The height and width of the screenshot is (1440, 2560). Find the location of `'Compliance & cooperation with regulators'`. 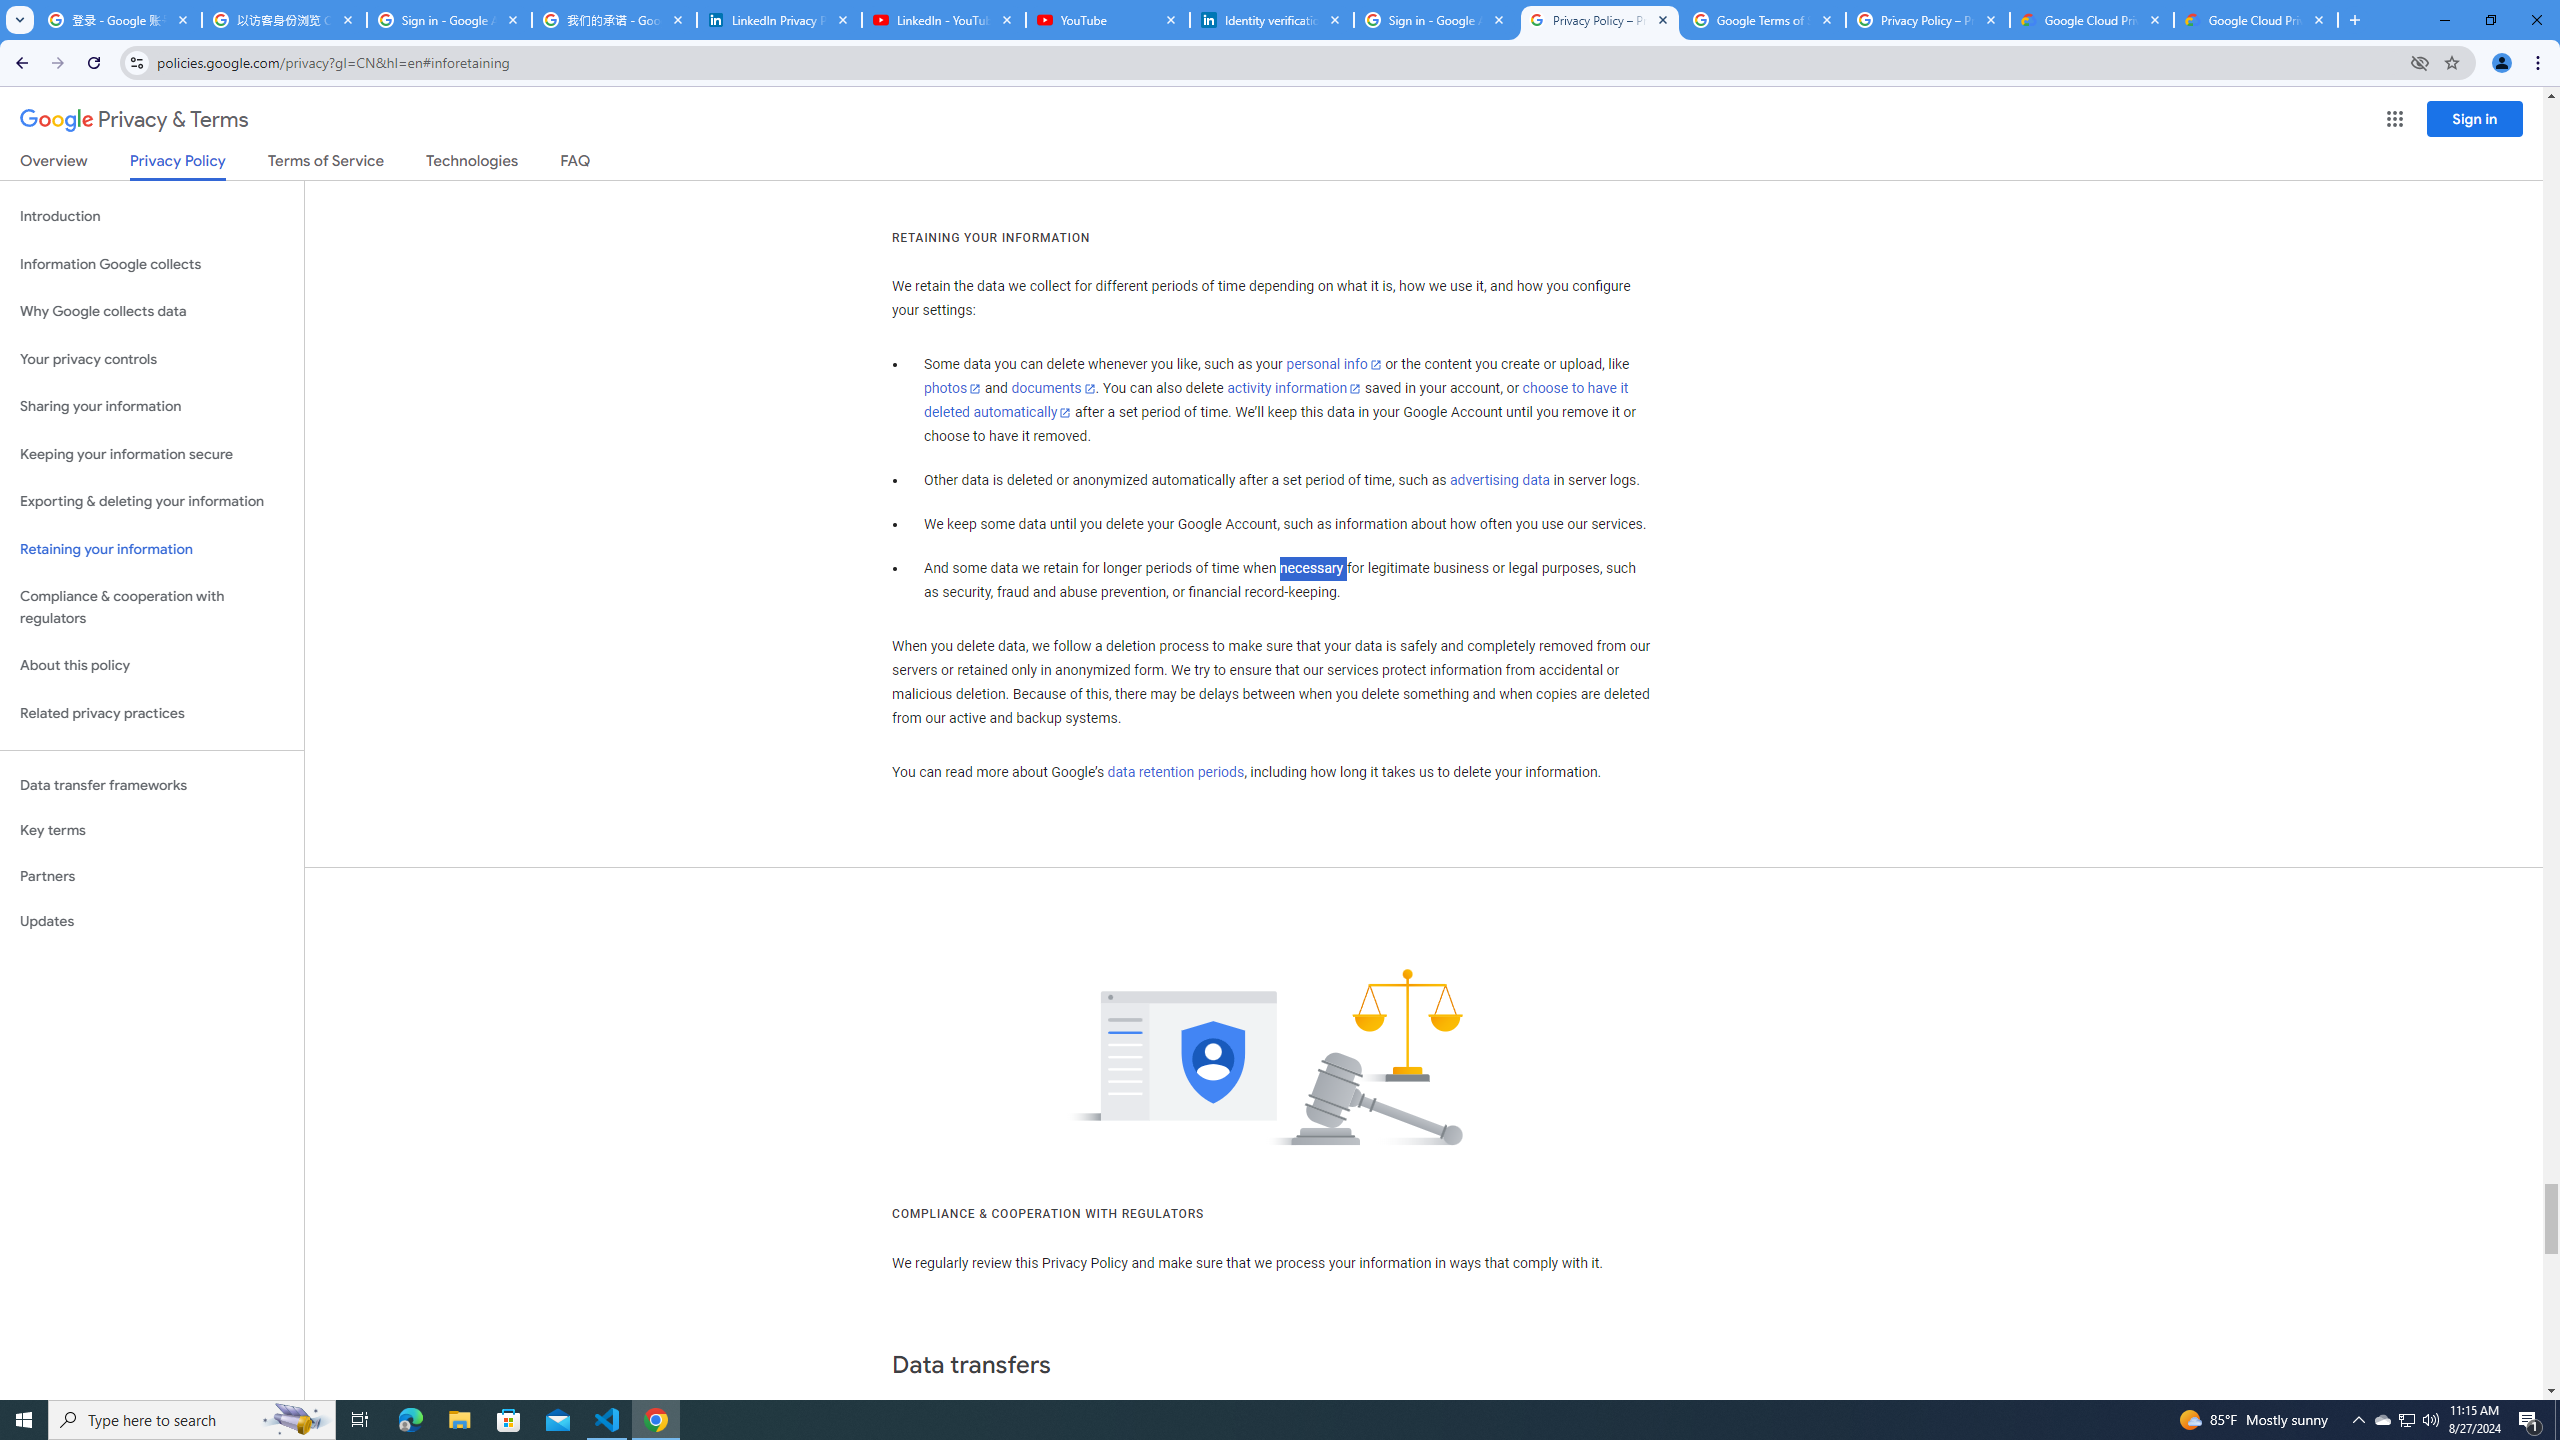

'Compliance & cooperation with regulators' is located at coordinates (151, 608).